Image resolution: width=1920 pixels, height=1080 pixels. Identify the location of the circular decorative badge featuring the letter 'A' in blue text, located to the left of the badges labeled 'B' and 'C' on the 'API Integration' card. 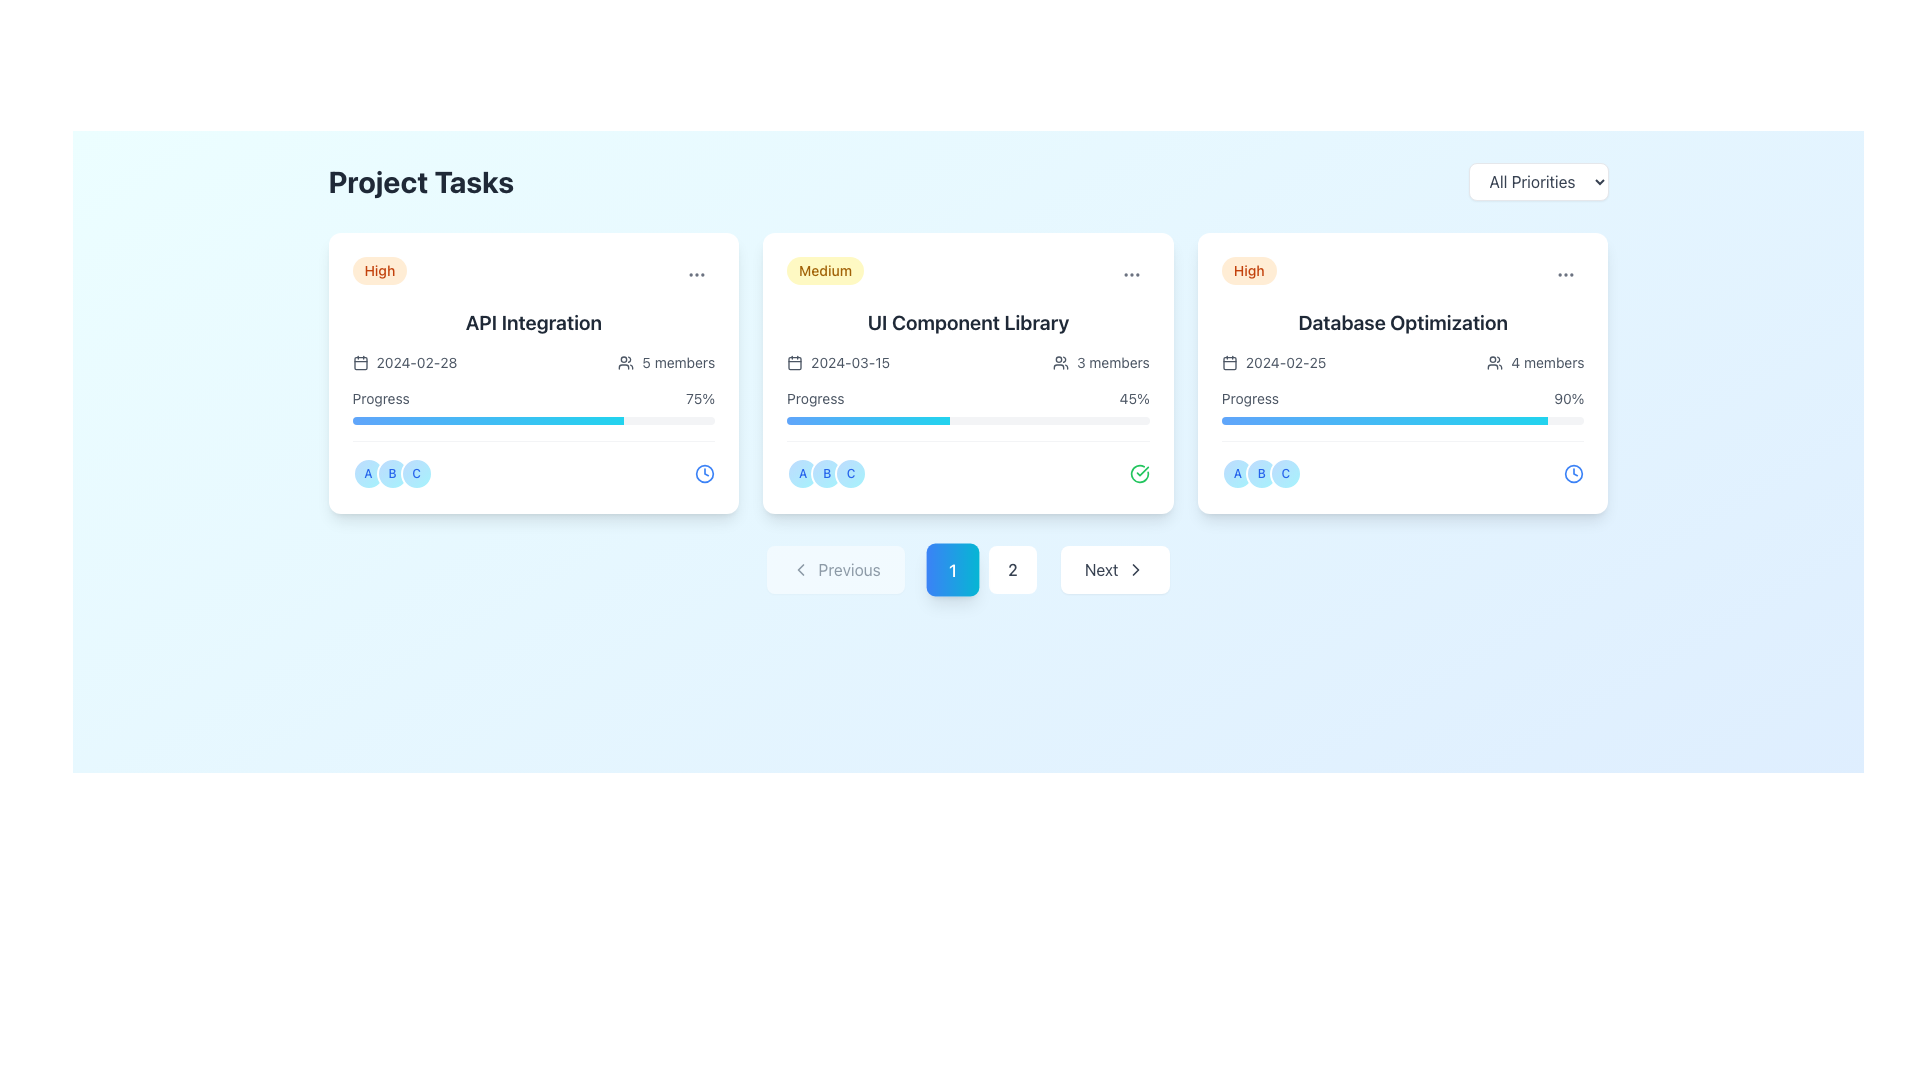
(368, 474).